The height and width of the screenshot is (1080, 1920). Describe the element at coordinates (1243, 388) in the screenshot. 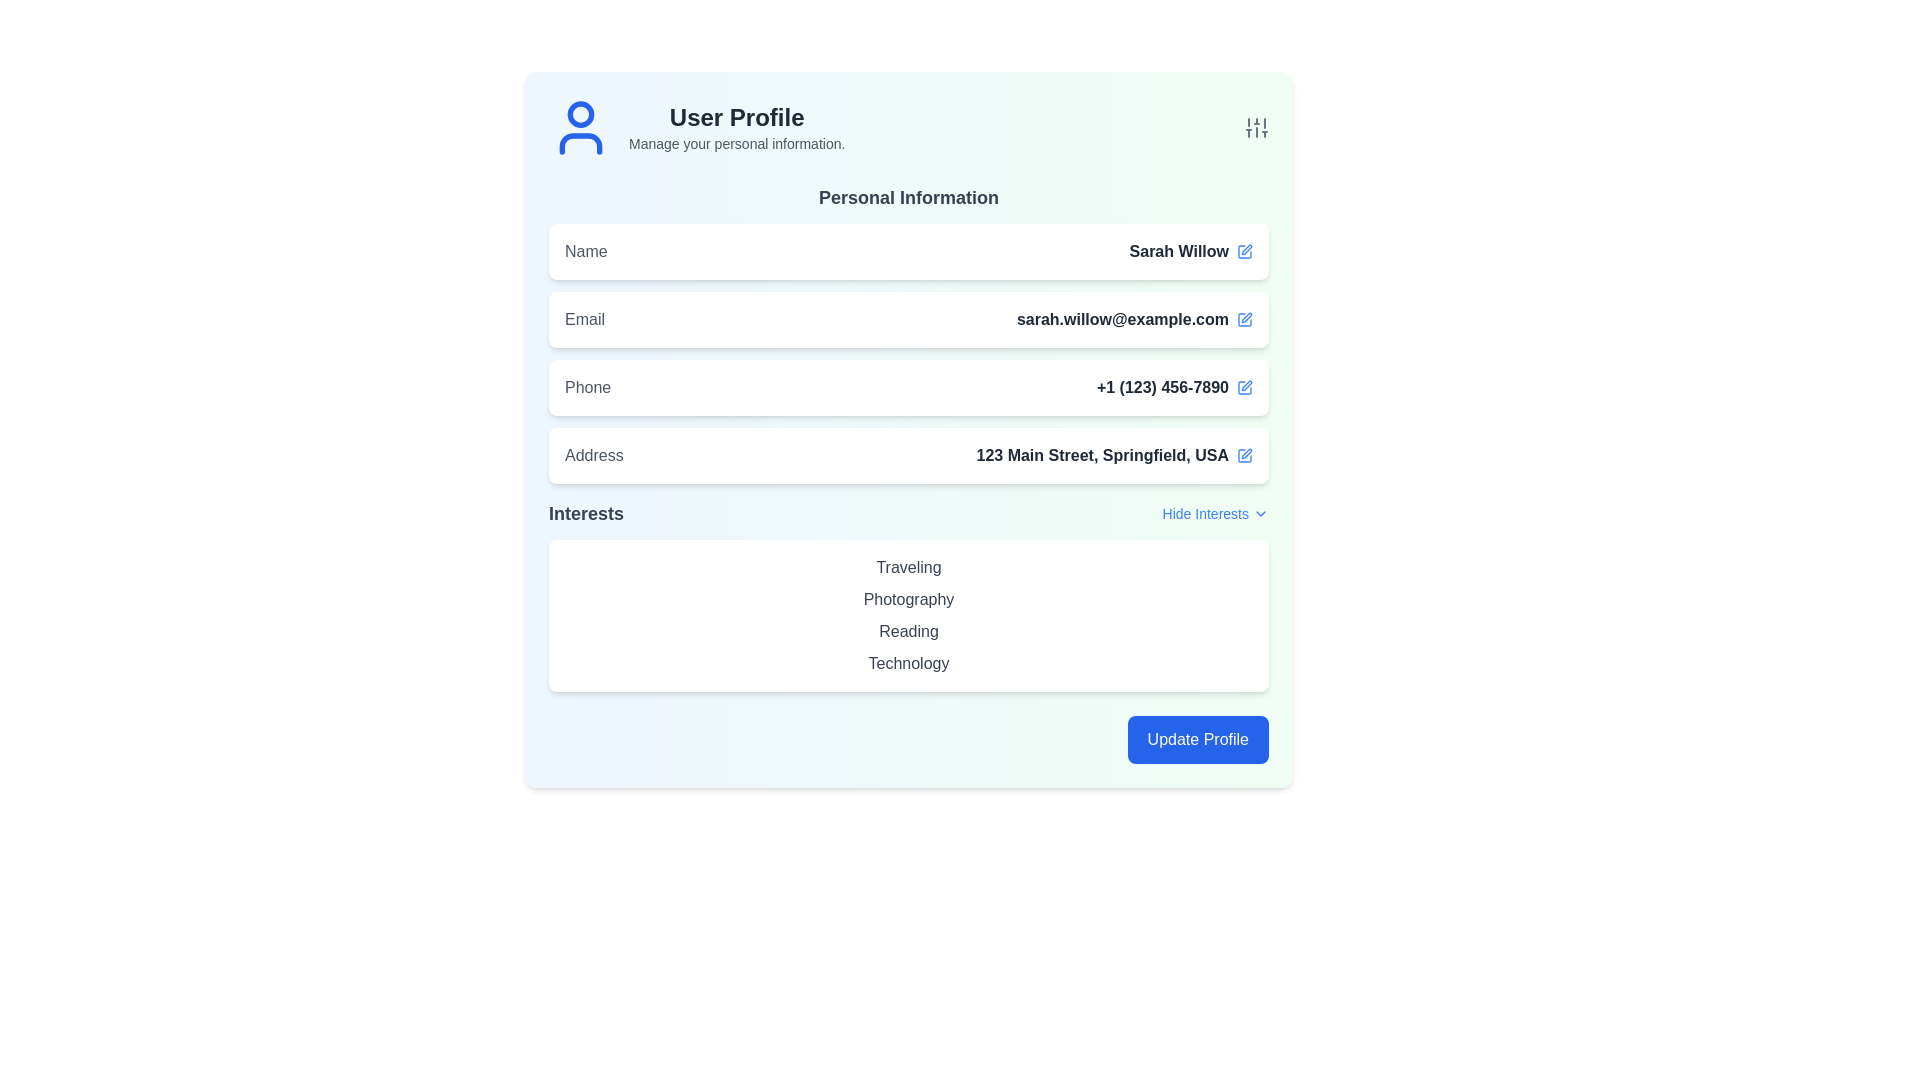

I see `the blue square icon with a pen overlay located in the 'Phone' field section on the right-hand side of the field's content` at that location.